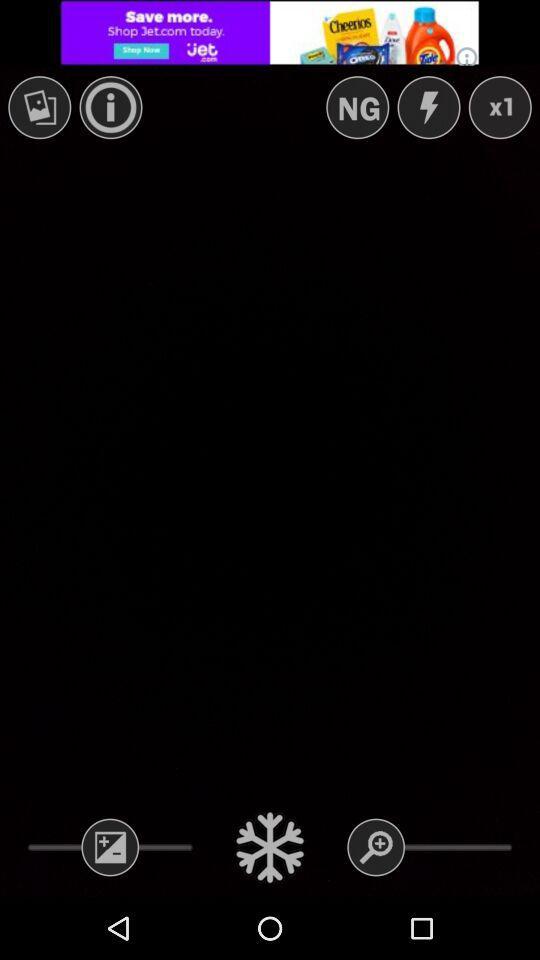 This screenshot has height=960, width=540. Describe the element at coordinates (270, 846) in the screenshot. I see `snowflake icon` at that location.